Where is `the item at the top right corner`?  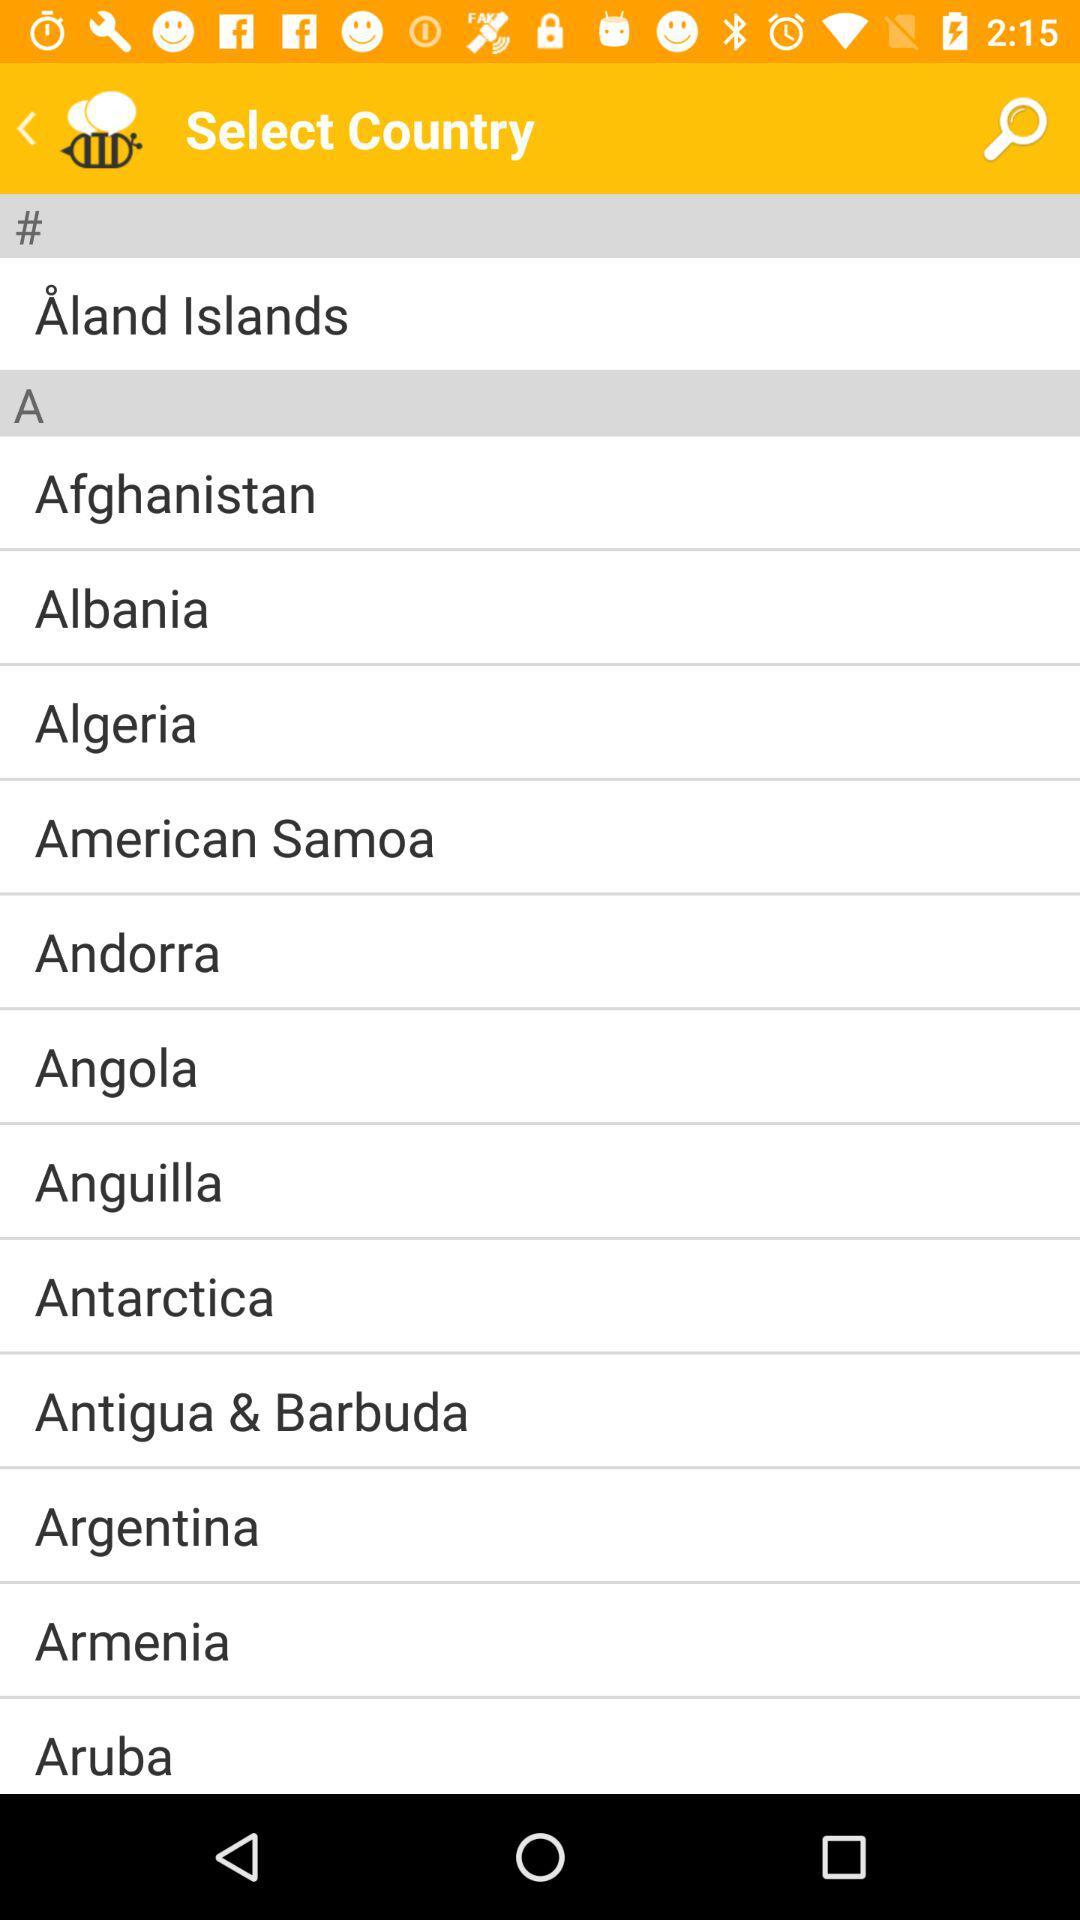 the item at the top right corner is located at coordinates (1014, 127).